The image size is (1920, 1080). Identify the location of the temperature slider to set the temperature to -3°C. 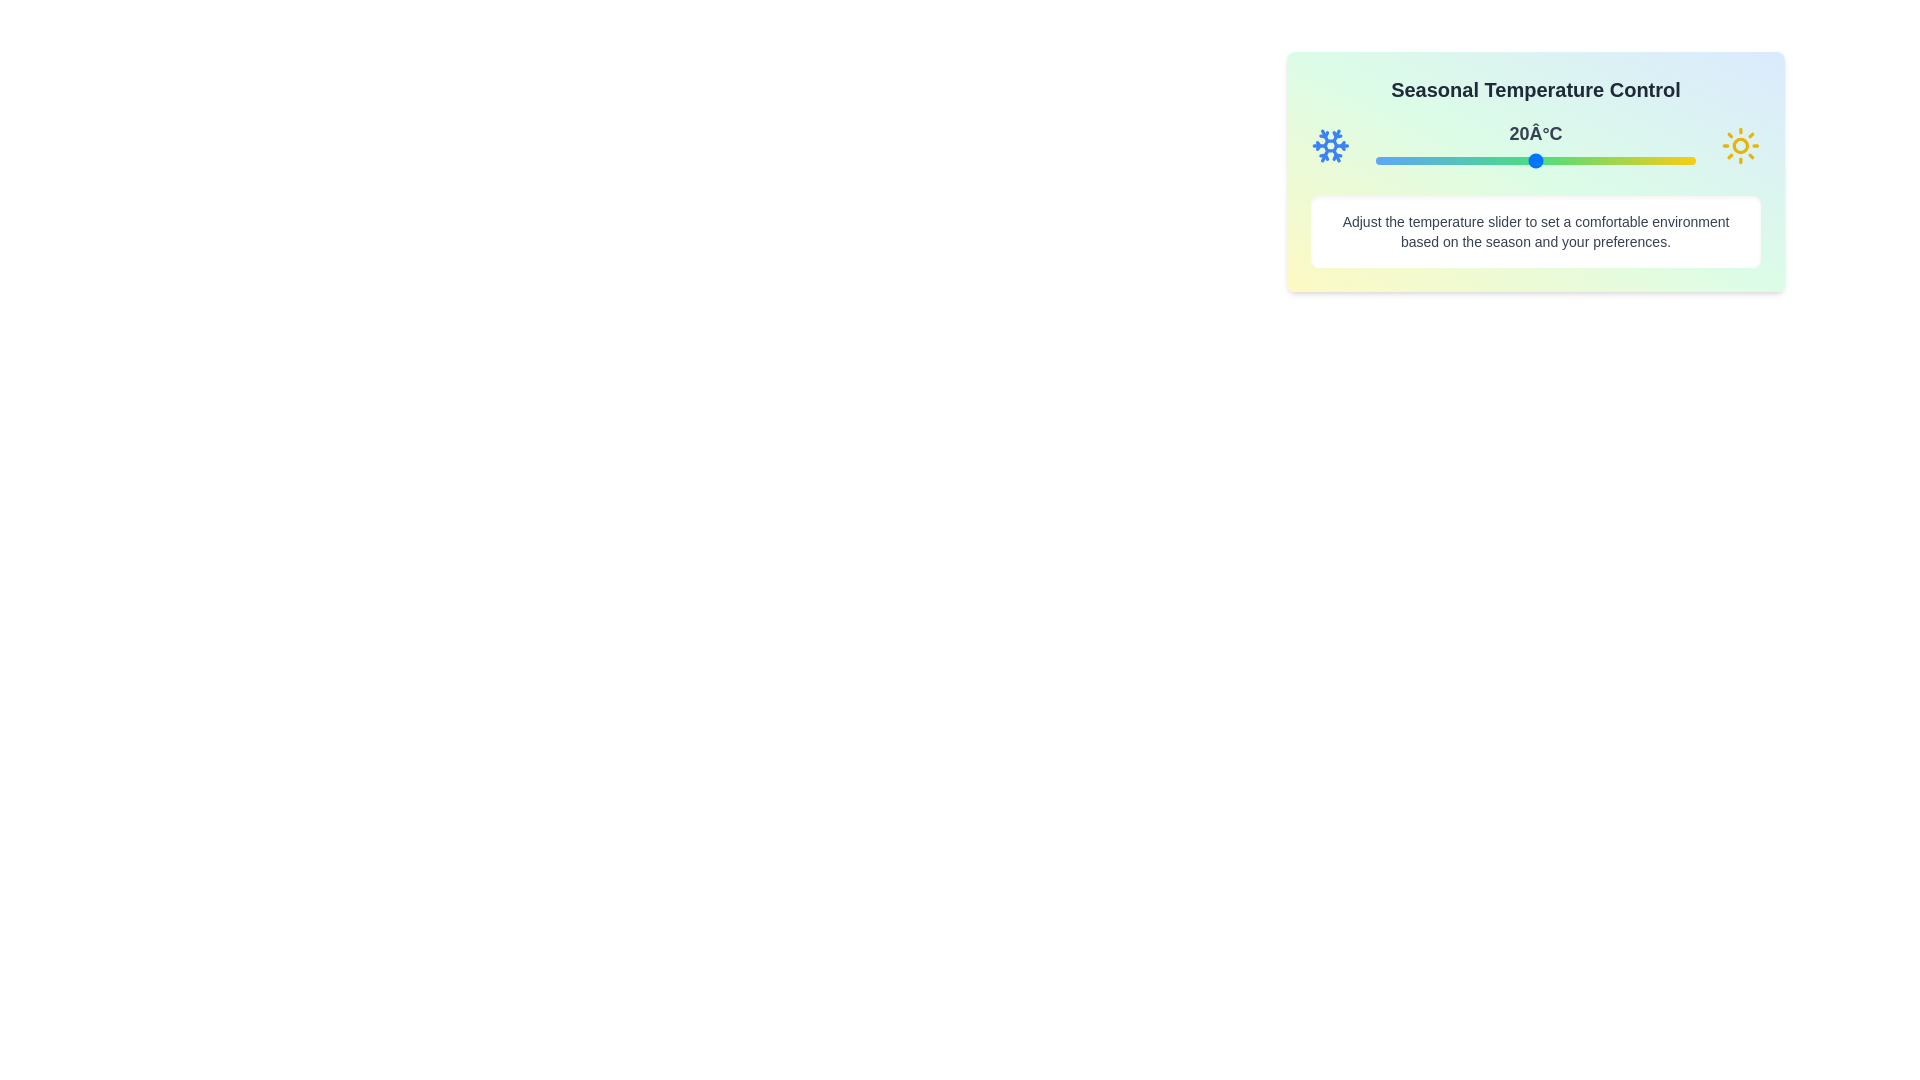
(1412, 160).